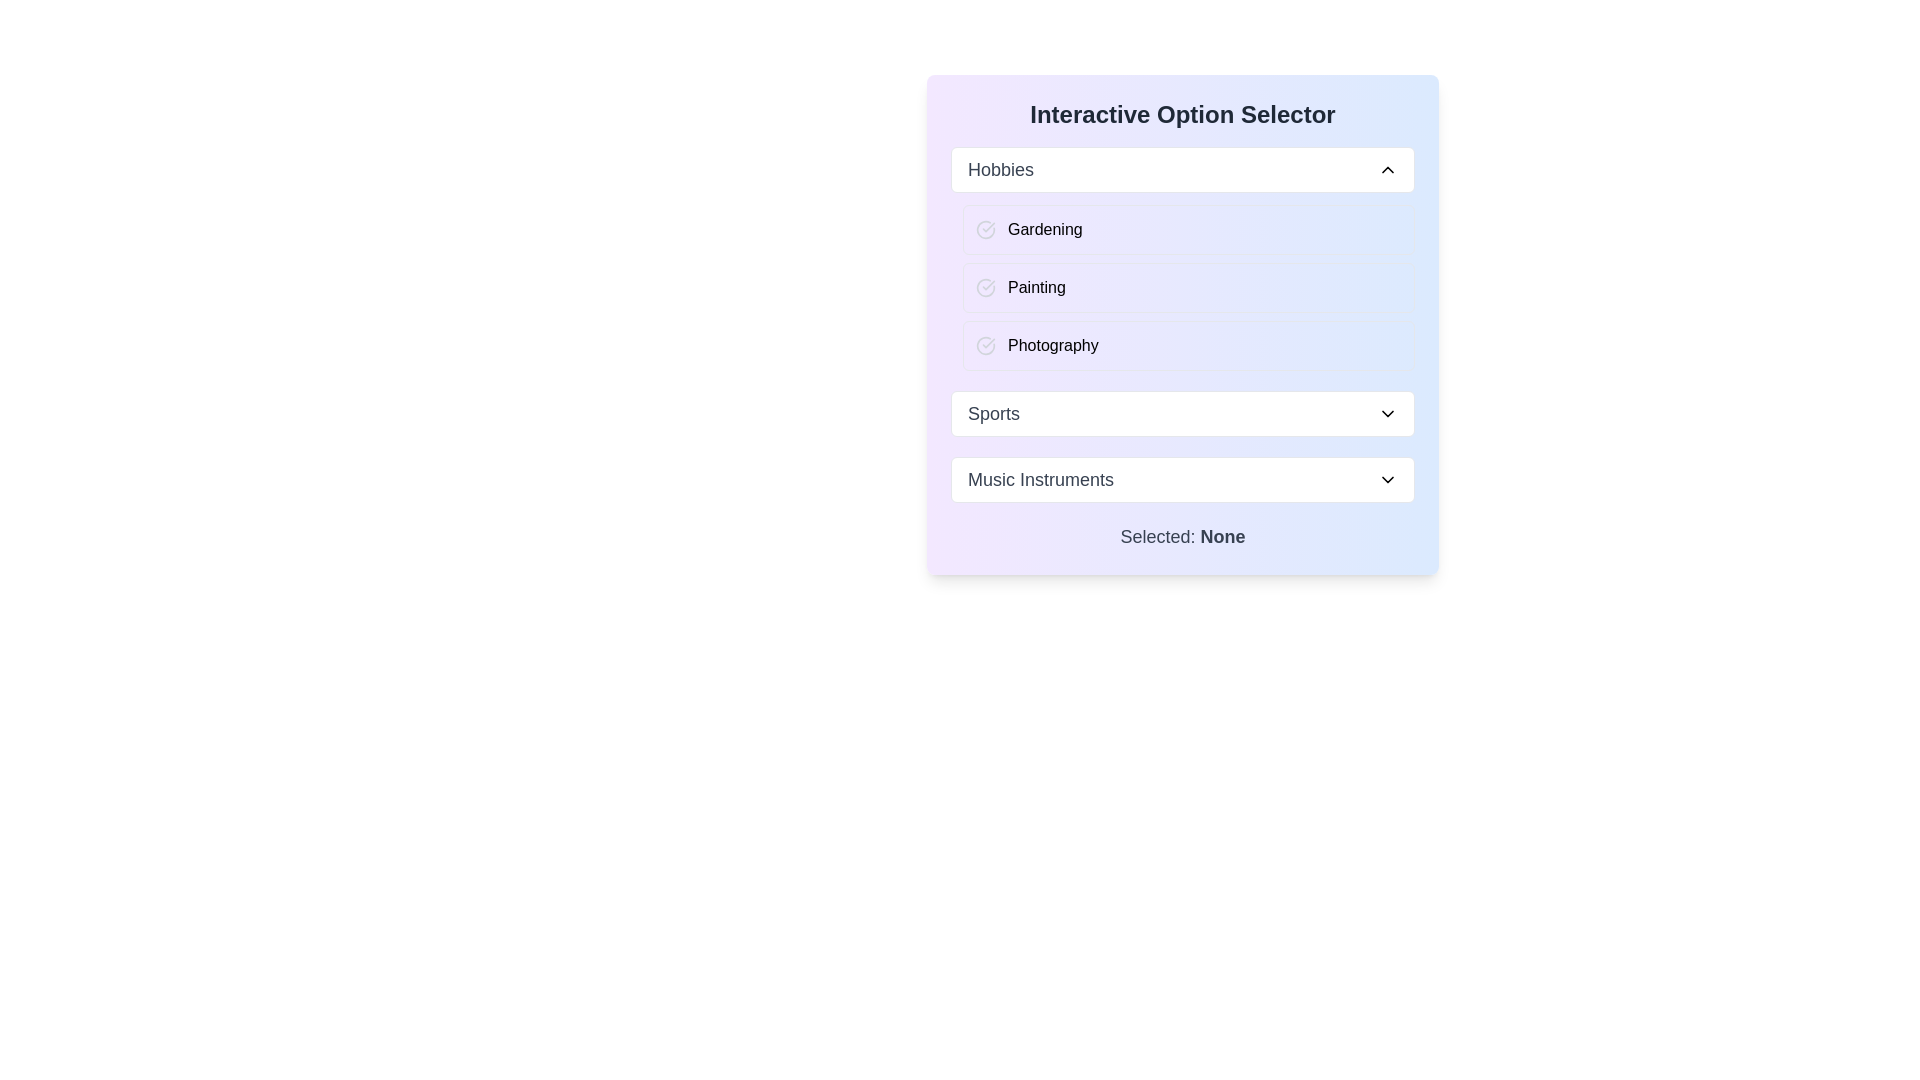 The image size is (1920, 1080). Describe the element at coordinates (1189, 288) in the screenshot. I see `on the selectable list item representing 'Painting' in the hobbies category` at that location.